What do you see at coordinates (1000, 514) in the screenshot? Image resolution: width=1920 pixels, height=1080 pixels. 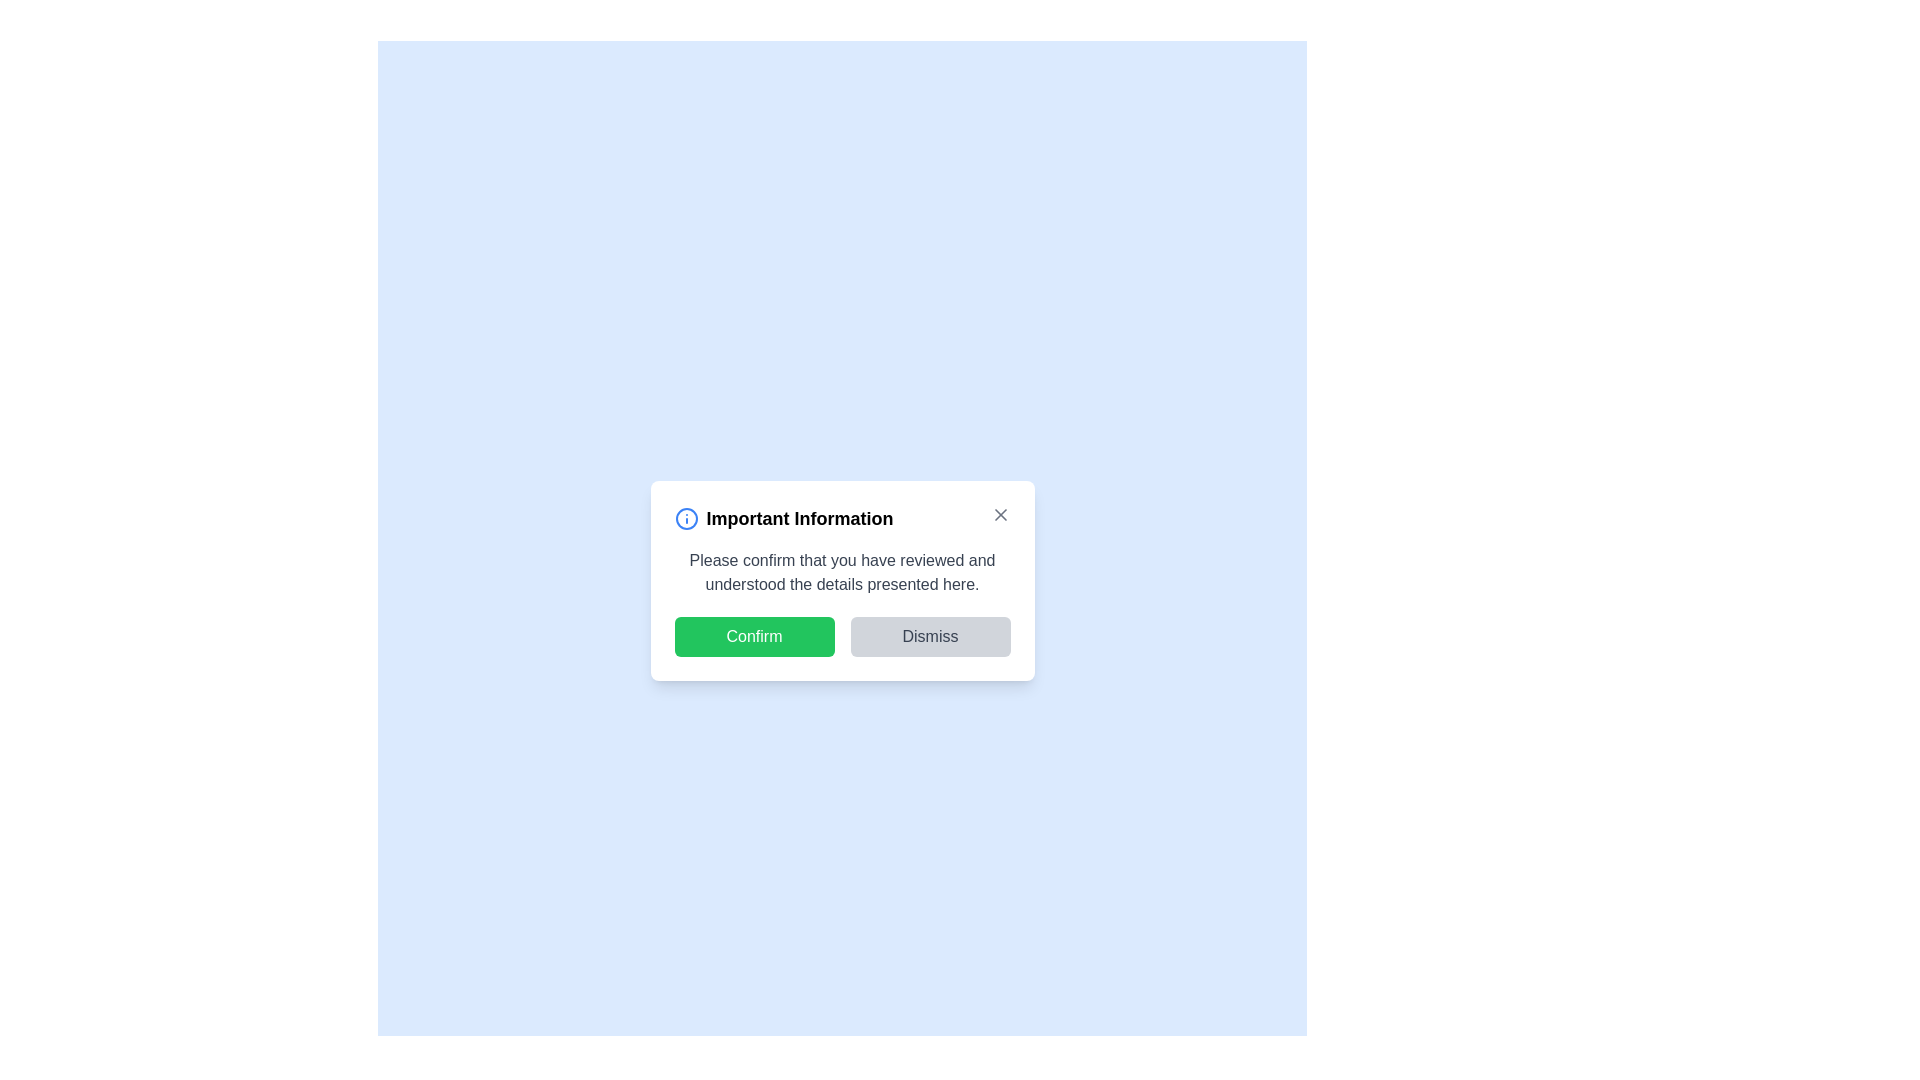 I see `the 'X' icon button located in the top-right corner of the modal header titled 'Important Information'` at bounding box center [1000, 514].